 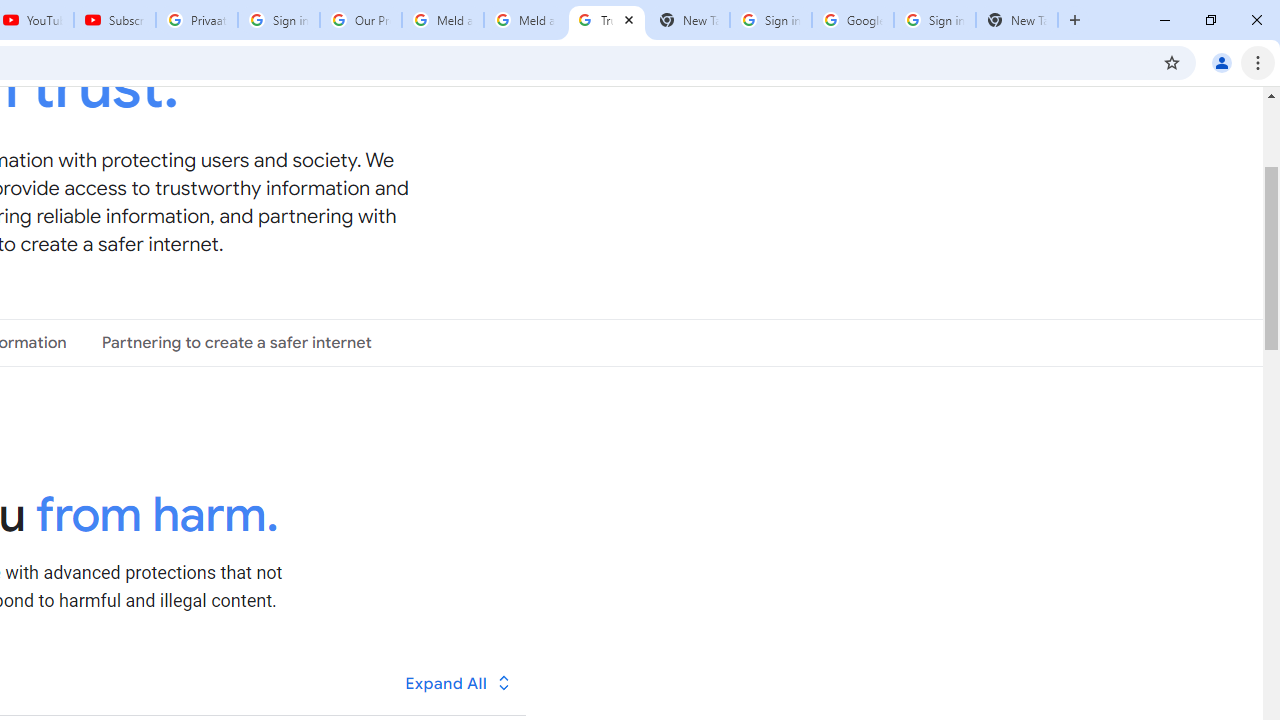 I want to click on 'New Tab', so click(x=1016, y=20).